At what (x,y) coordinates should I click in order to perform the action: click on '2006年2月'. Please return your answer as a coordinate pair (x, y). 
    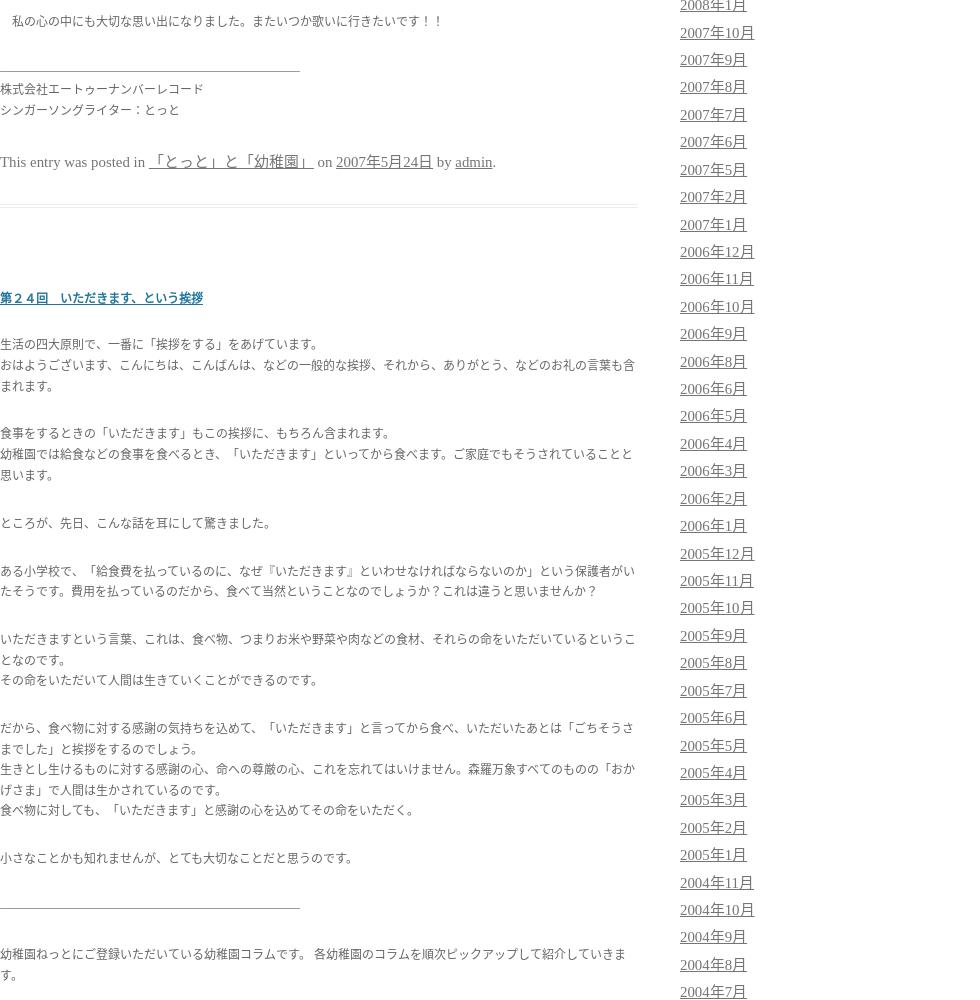
    Looking at the image, I should click on (713, 497).